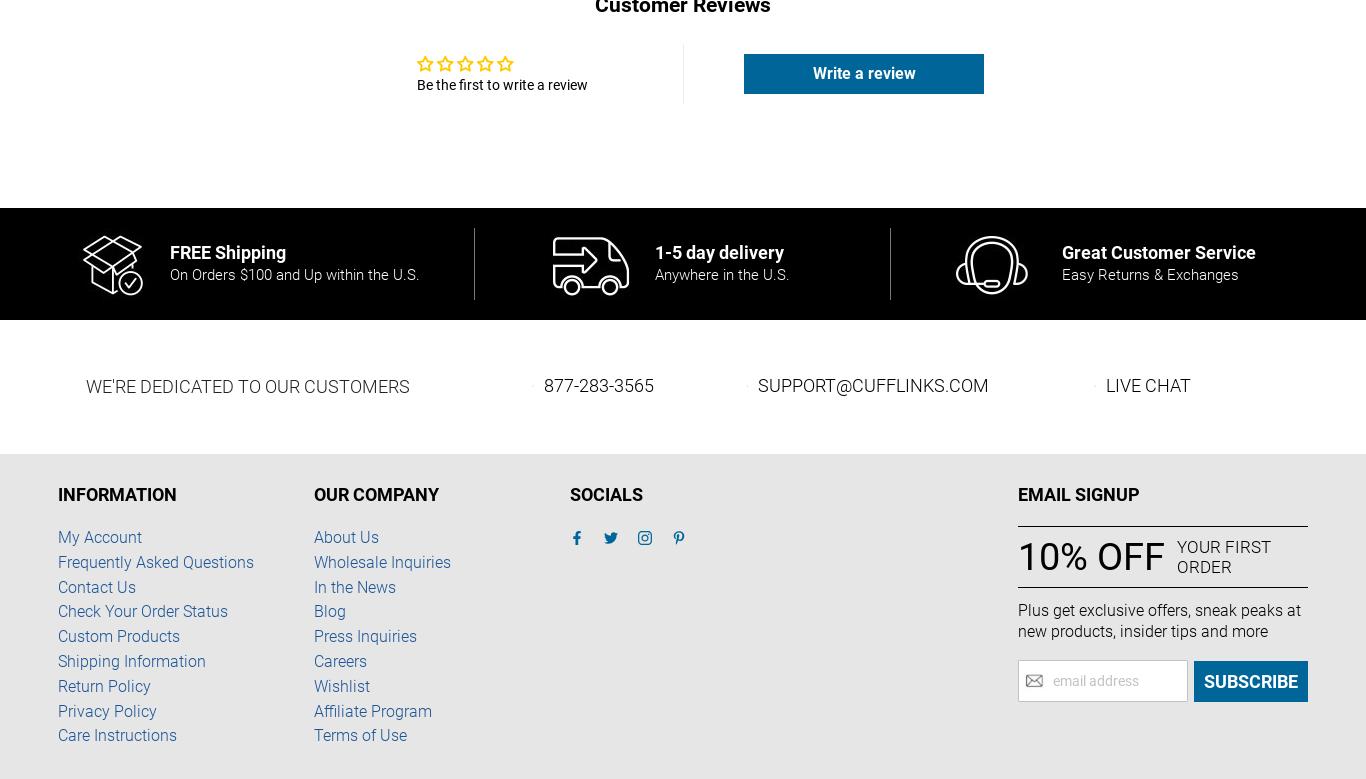 The height and width of the screenshot is (779, 1366). Describe the element at coordinates (1078, 494) in the screenshot. I see `'EMAIL SIGNUP'` at that location.